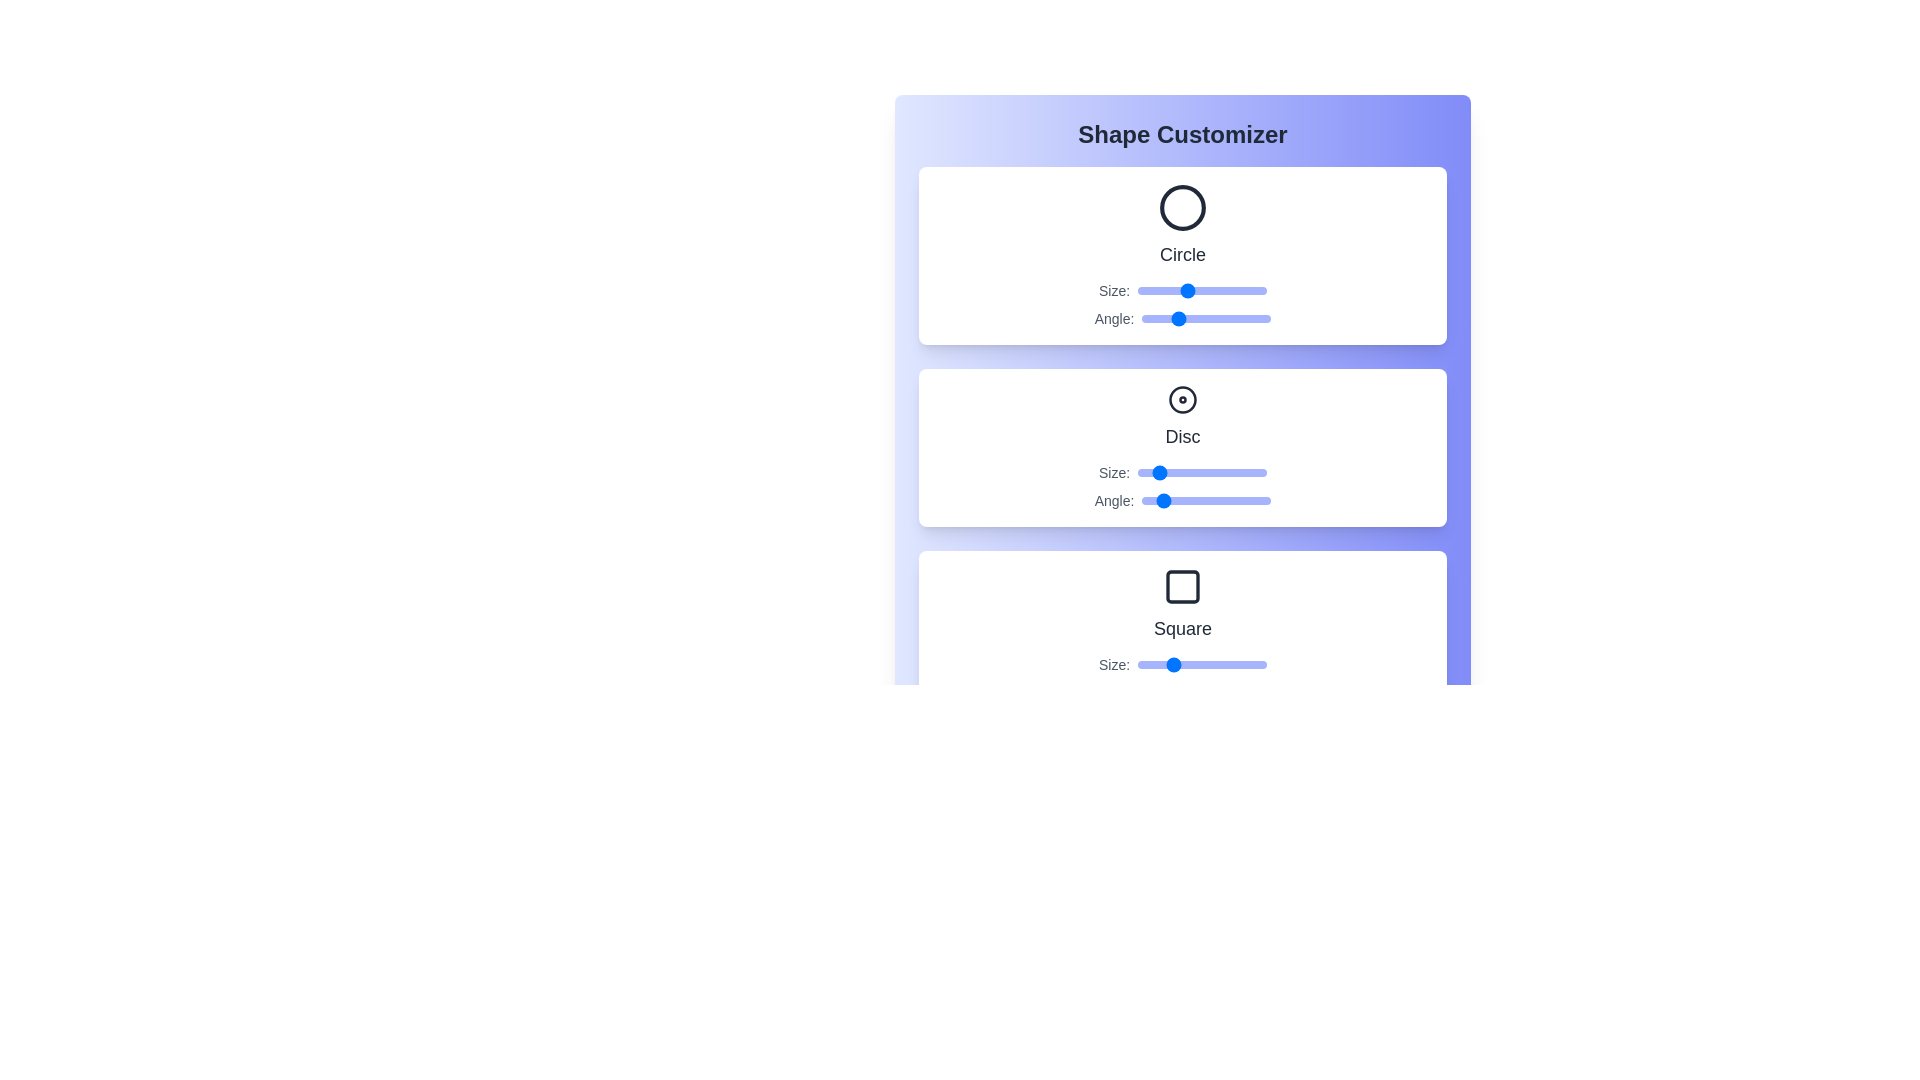 The height and width of the screenshot is (1080, 1920). What do you see at coordinates (1182, 500) in the screenshot?
I see `the angle of the Disc shape to 111 degrees` at bounding box center [1182, 500].